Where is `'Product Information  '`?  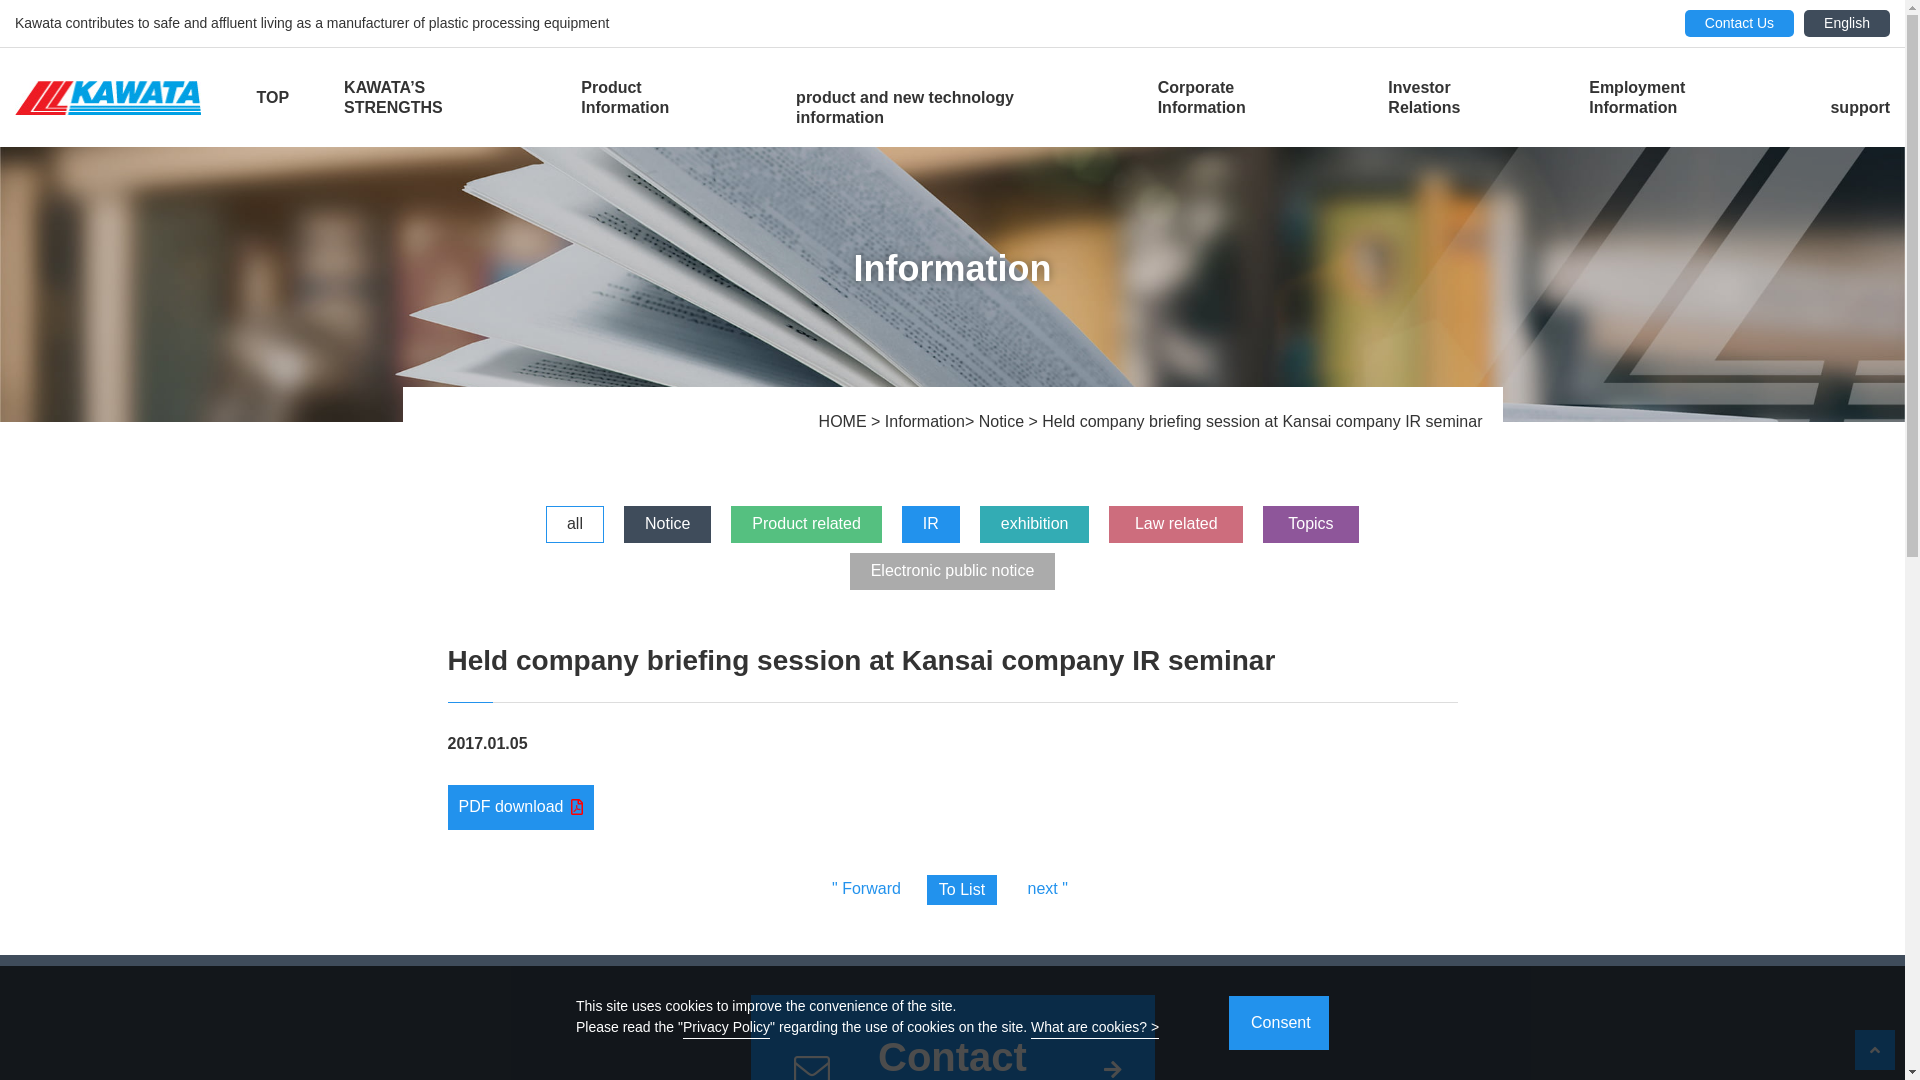 'Product Information  ' is located at coordinates (661, 97).